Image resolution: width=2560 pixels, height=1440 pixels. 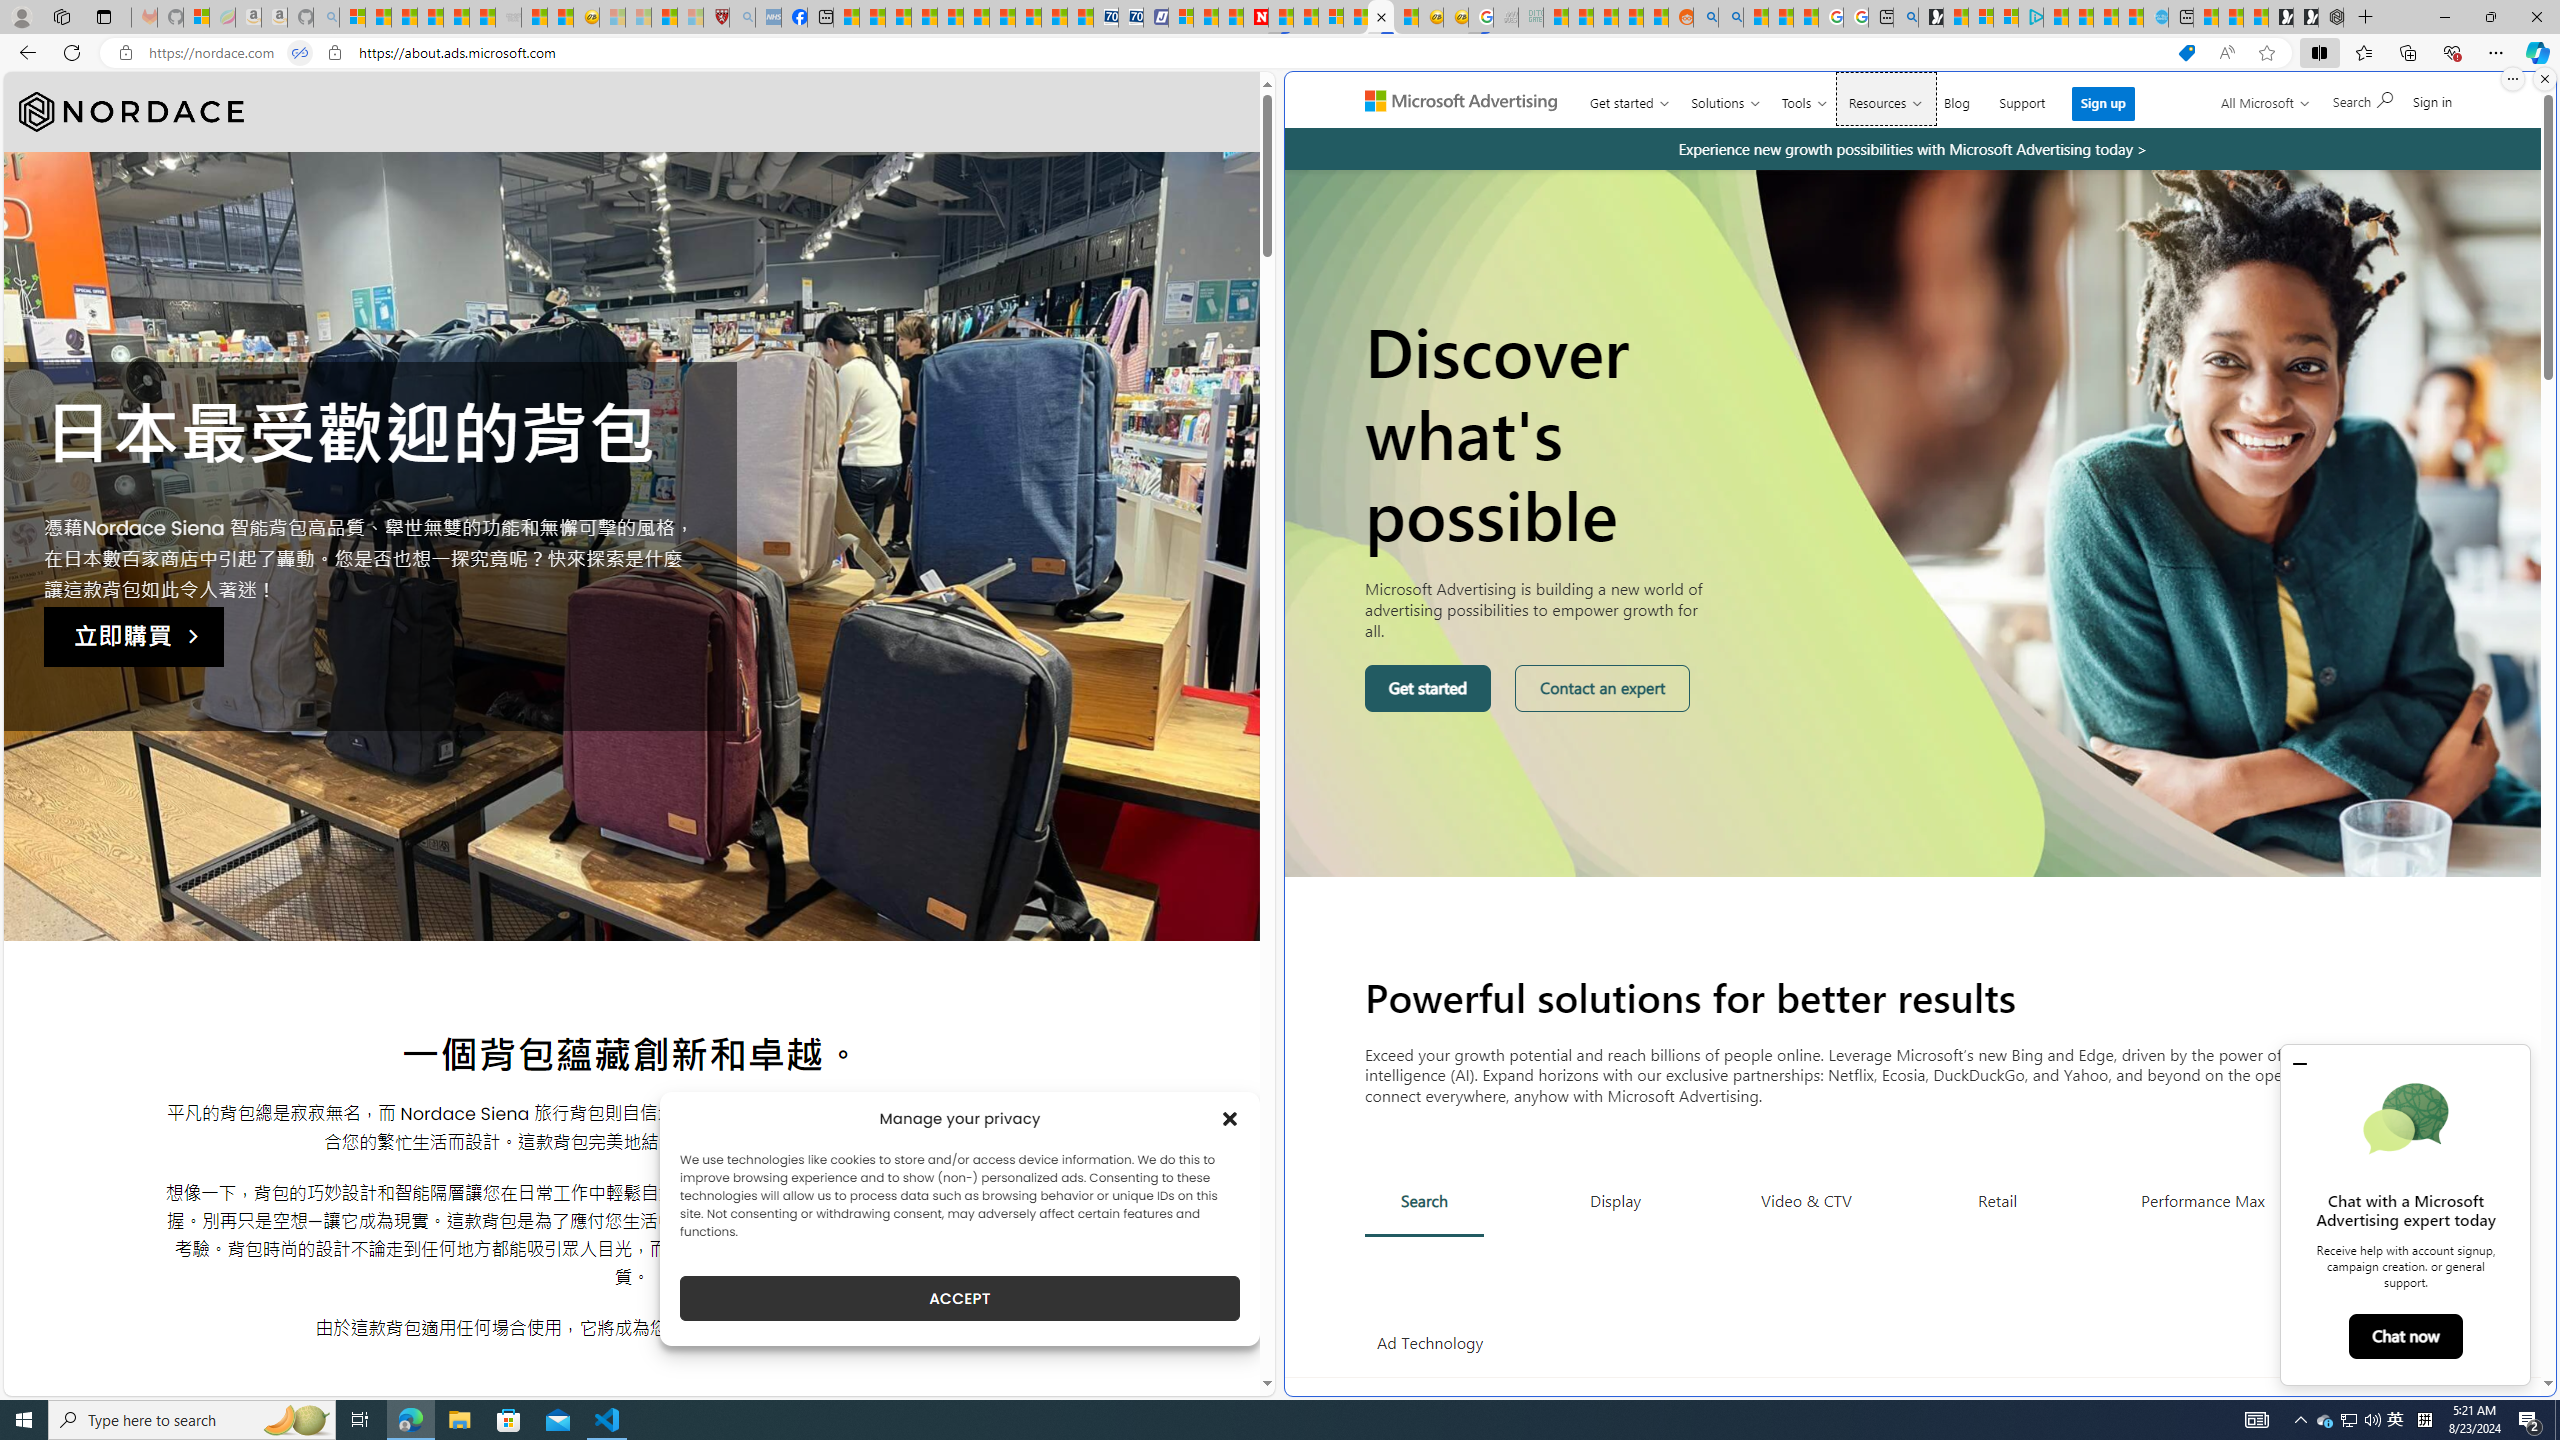 What do you see at coordinates (2201, 1199) in the screenshot?
I see `'Performance Max'` at bounding box center [2201, 1199].